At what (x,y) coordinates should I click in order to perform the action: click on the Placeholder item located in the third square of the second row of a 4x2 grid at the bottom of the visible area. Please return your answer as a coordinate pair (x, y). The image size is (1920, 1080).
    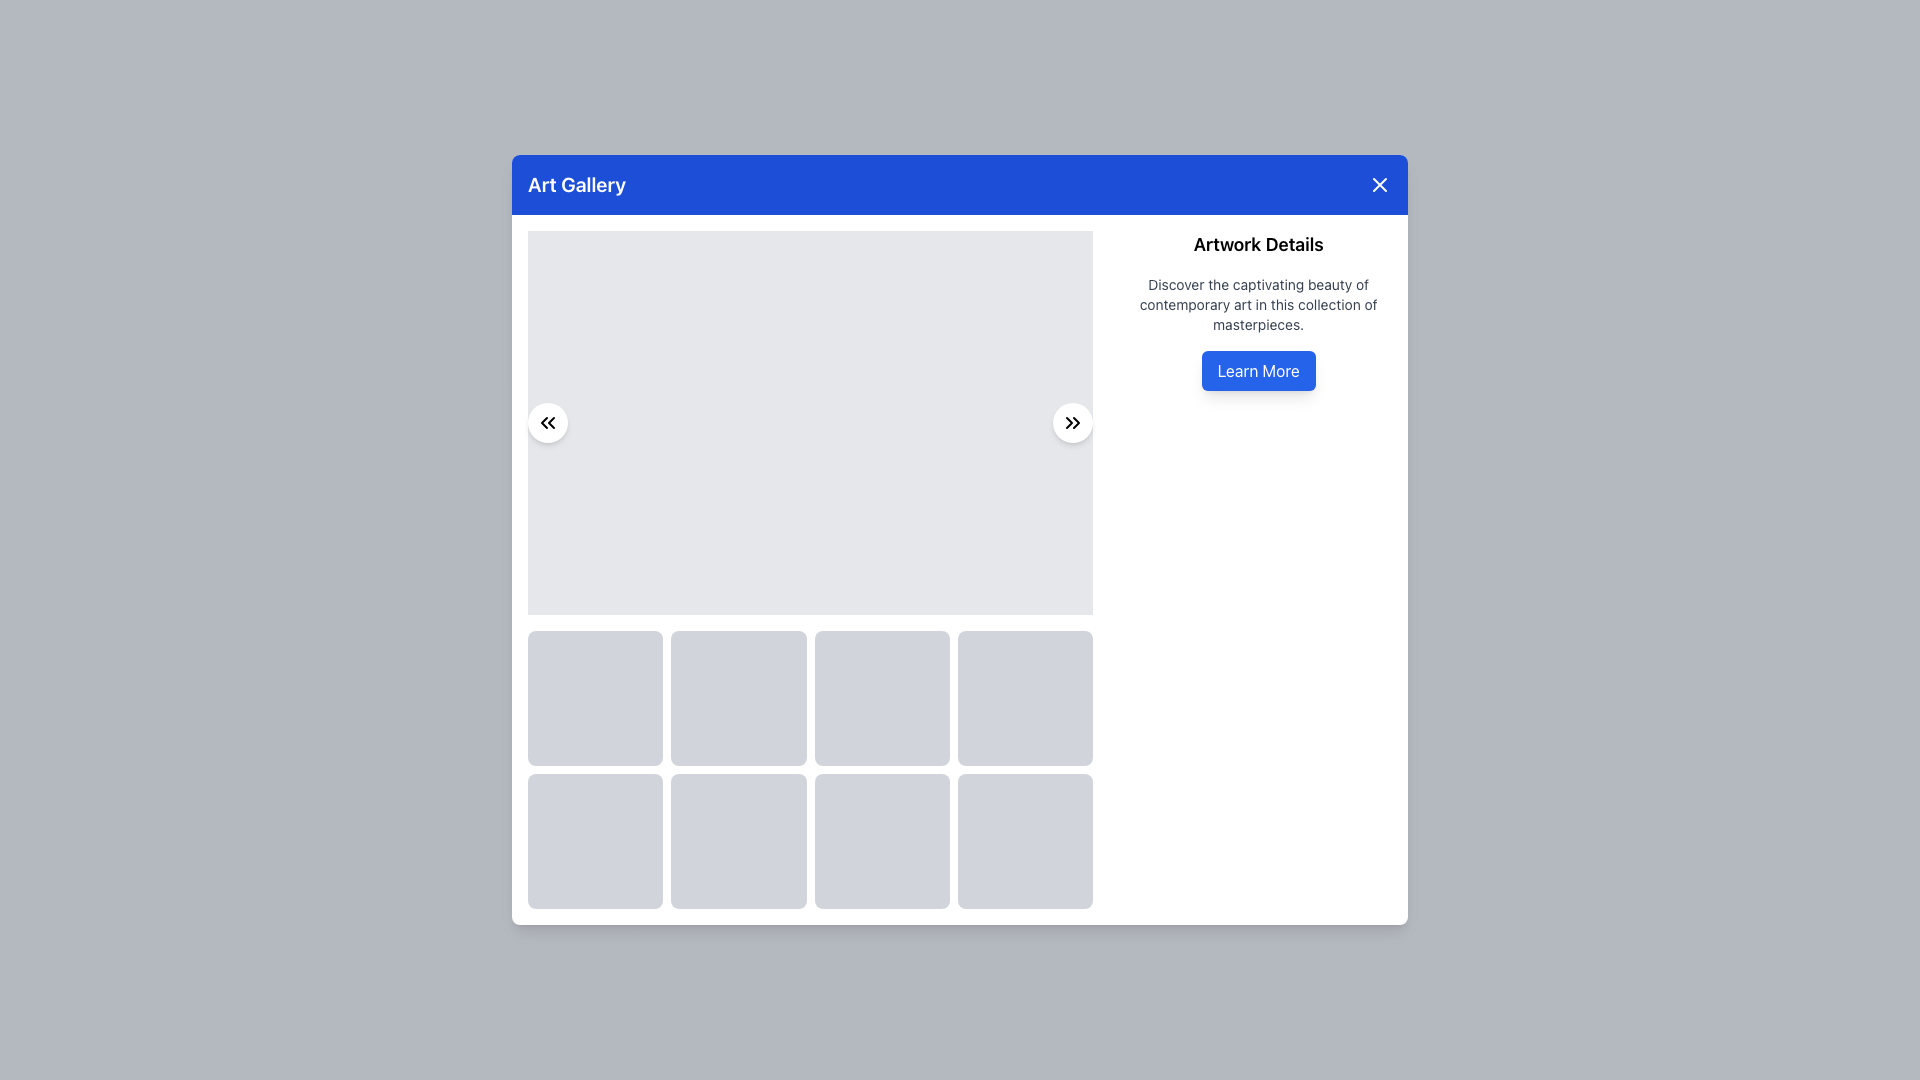
    Looking at the image, I should click on (881, 841).